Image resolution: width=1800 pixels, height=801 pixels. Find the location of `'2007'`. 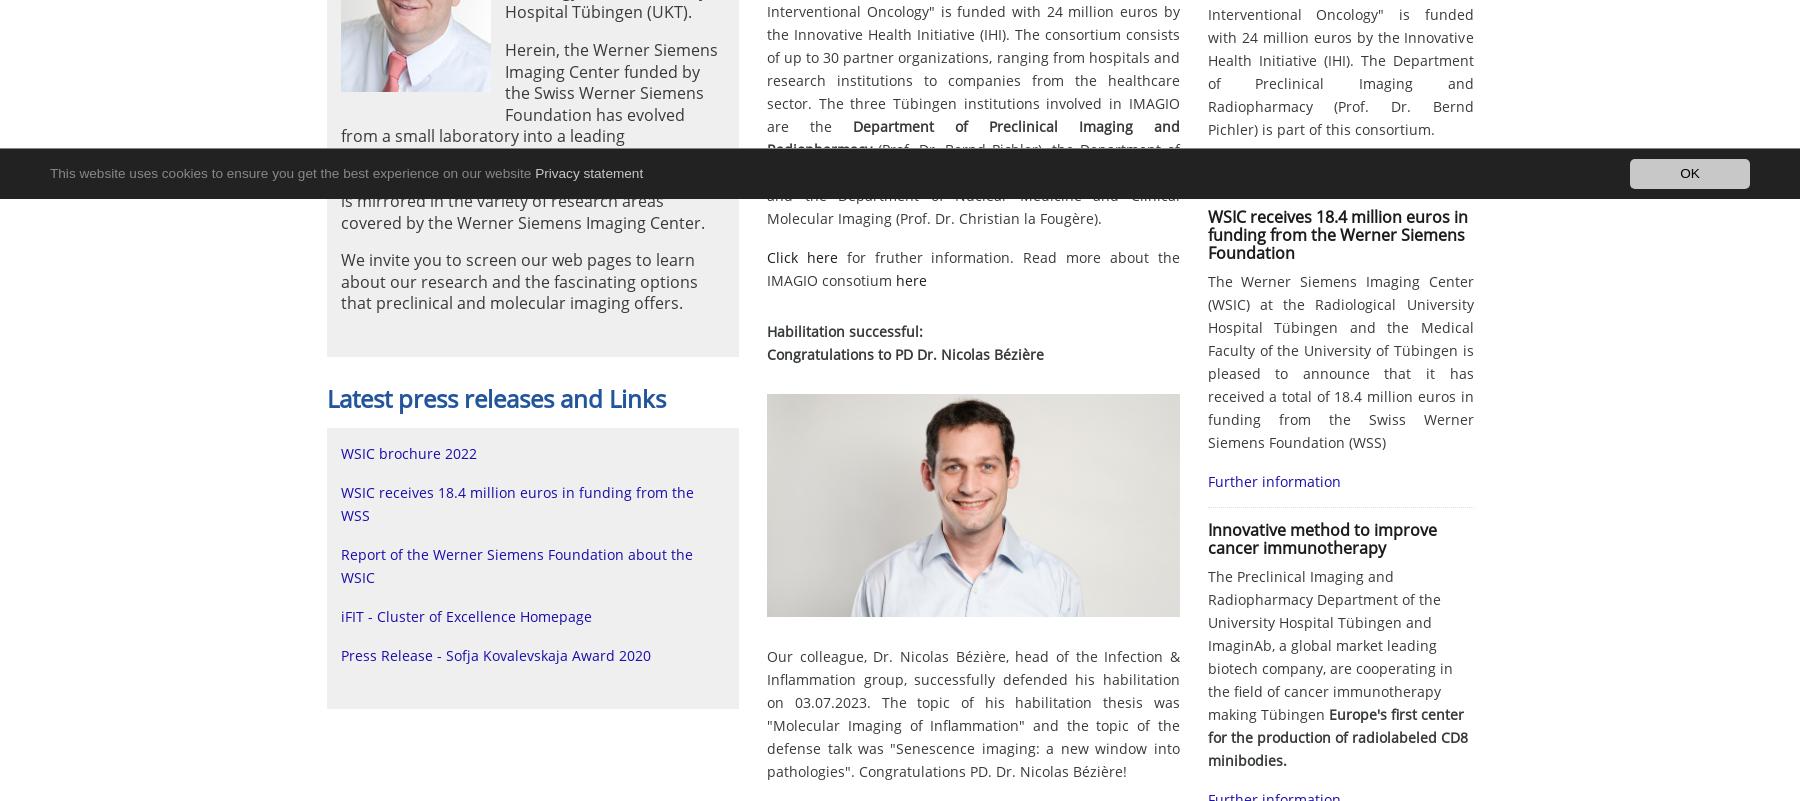

'2007' is located at coordinates (889, 152).